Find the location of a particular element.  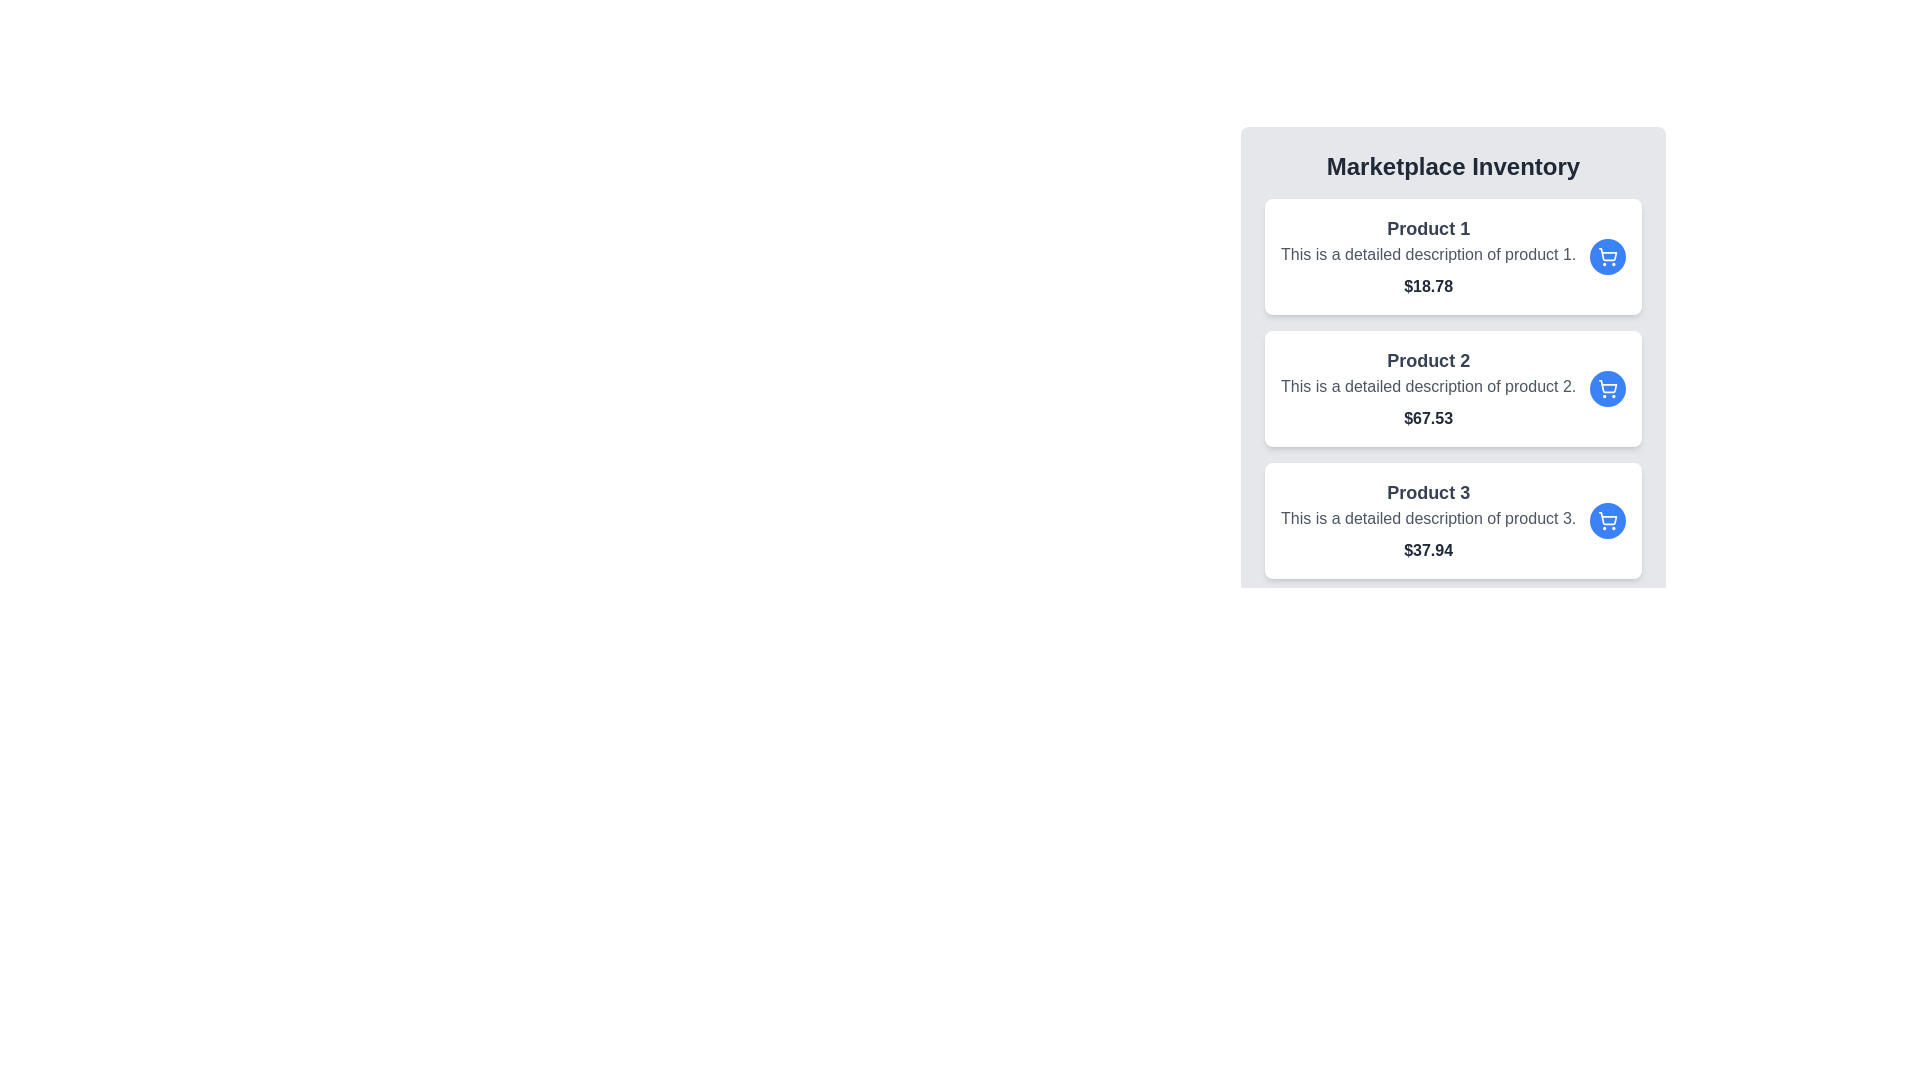

the icon button located is located at coordinates (1608, 519).